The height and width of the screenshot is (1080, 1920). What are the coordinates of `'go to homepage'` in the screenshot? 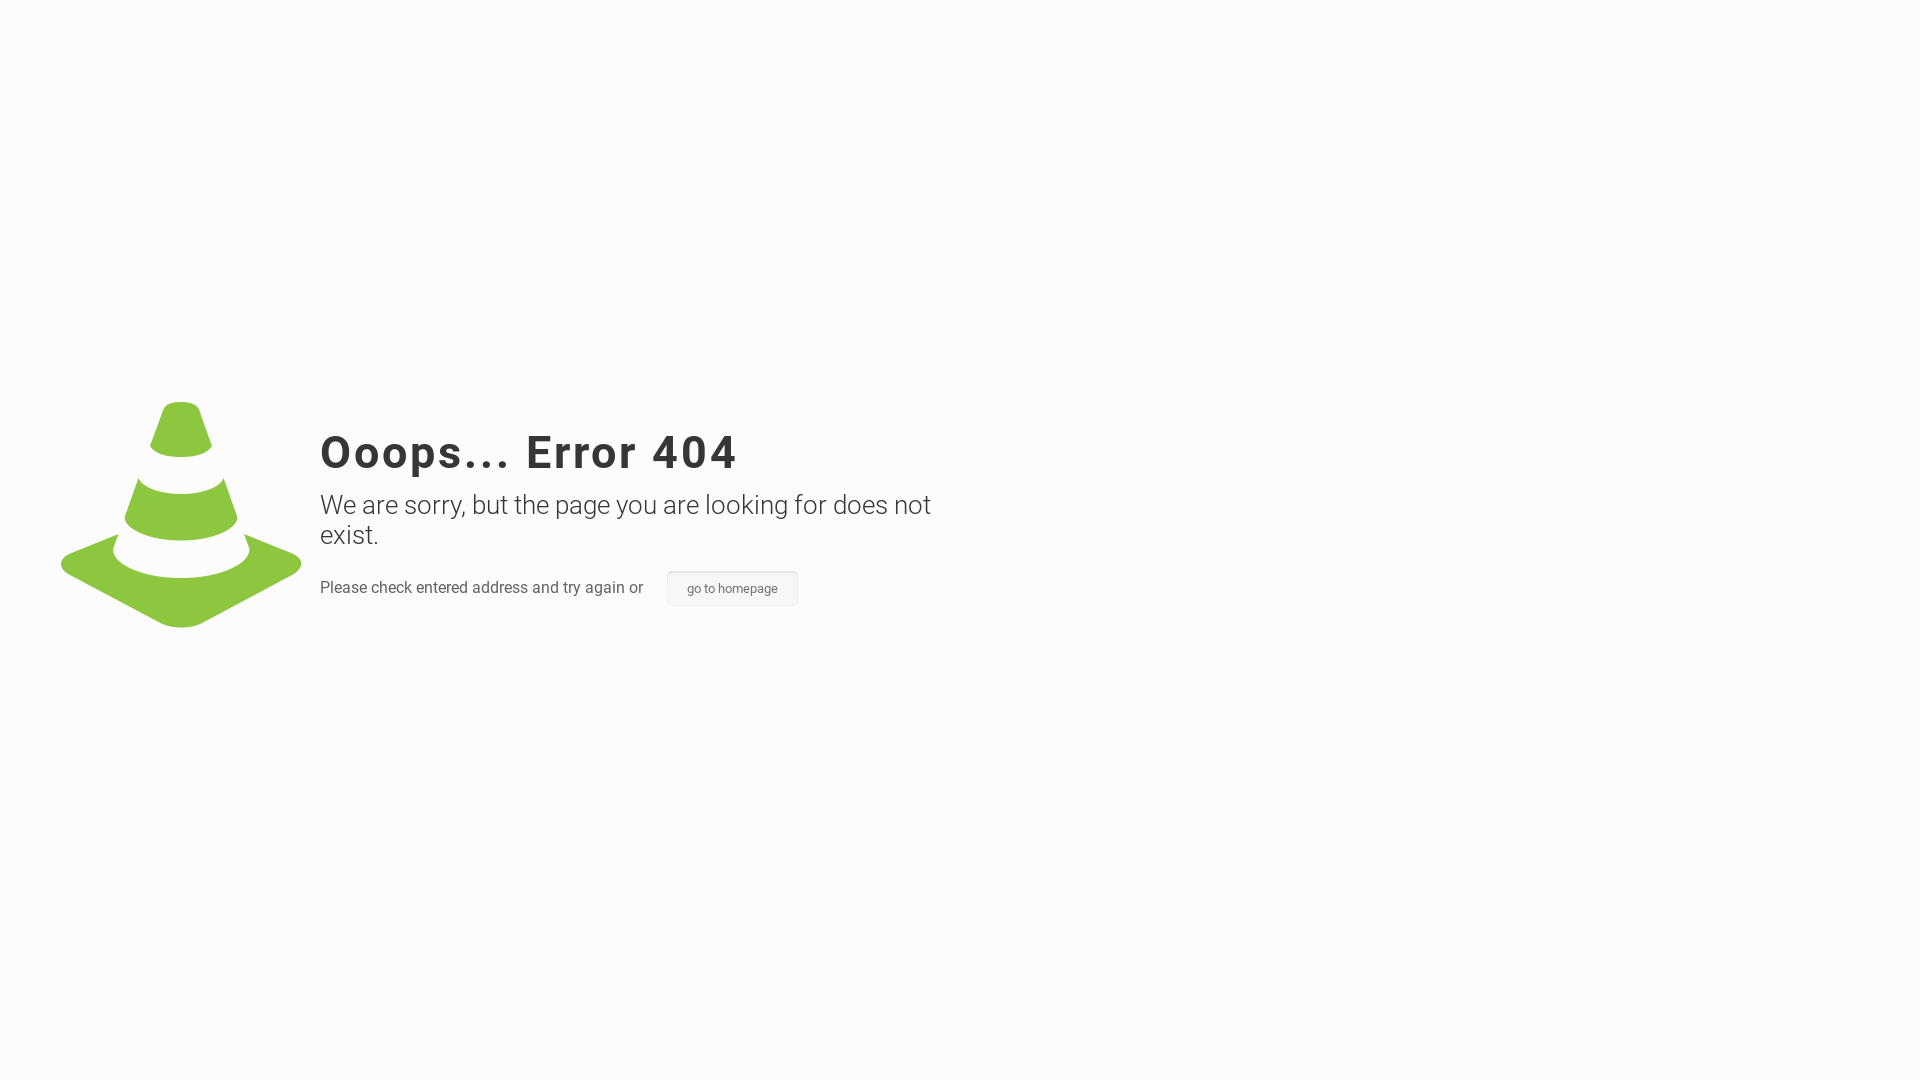 It's located at (731, 587).